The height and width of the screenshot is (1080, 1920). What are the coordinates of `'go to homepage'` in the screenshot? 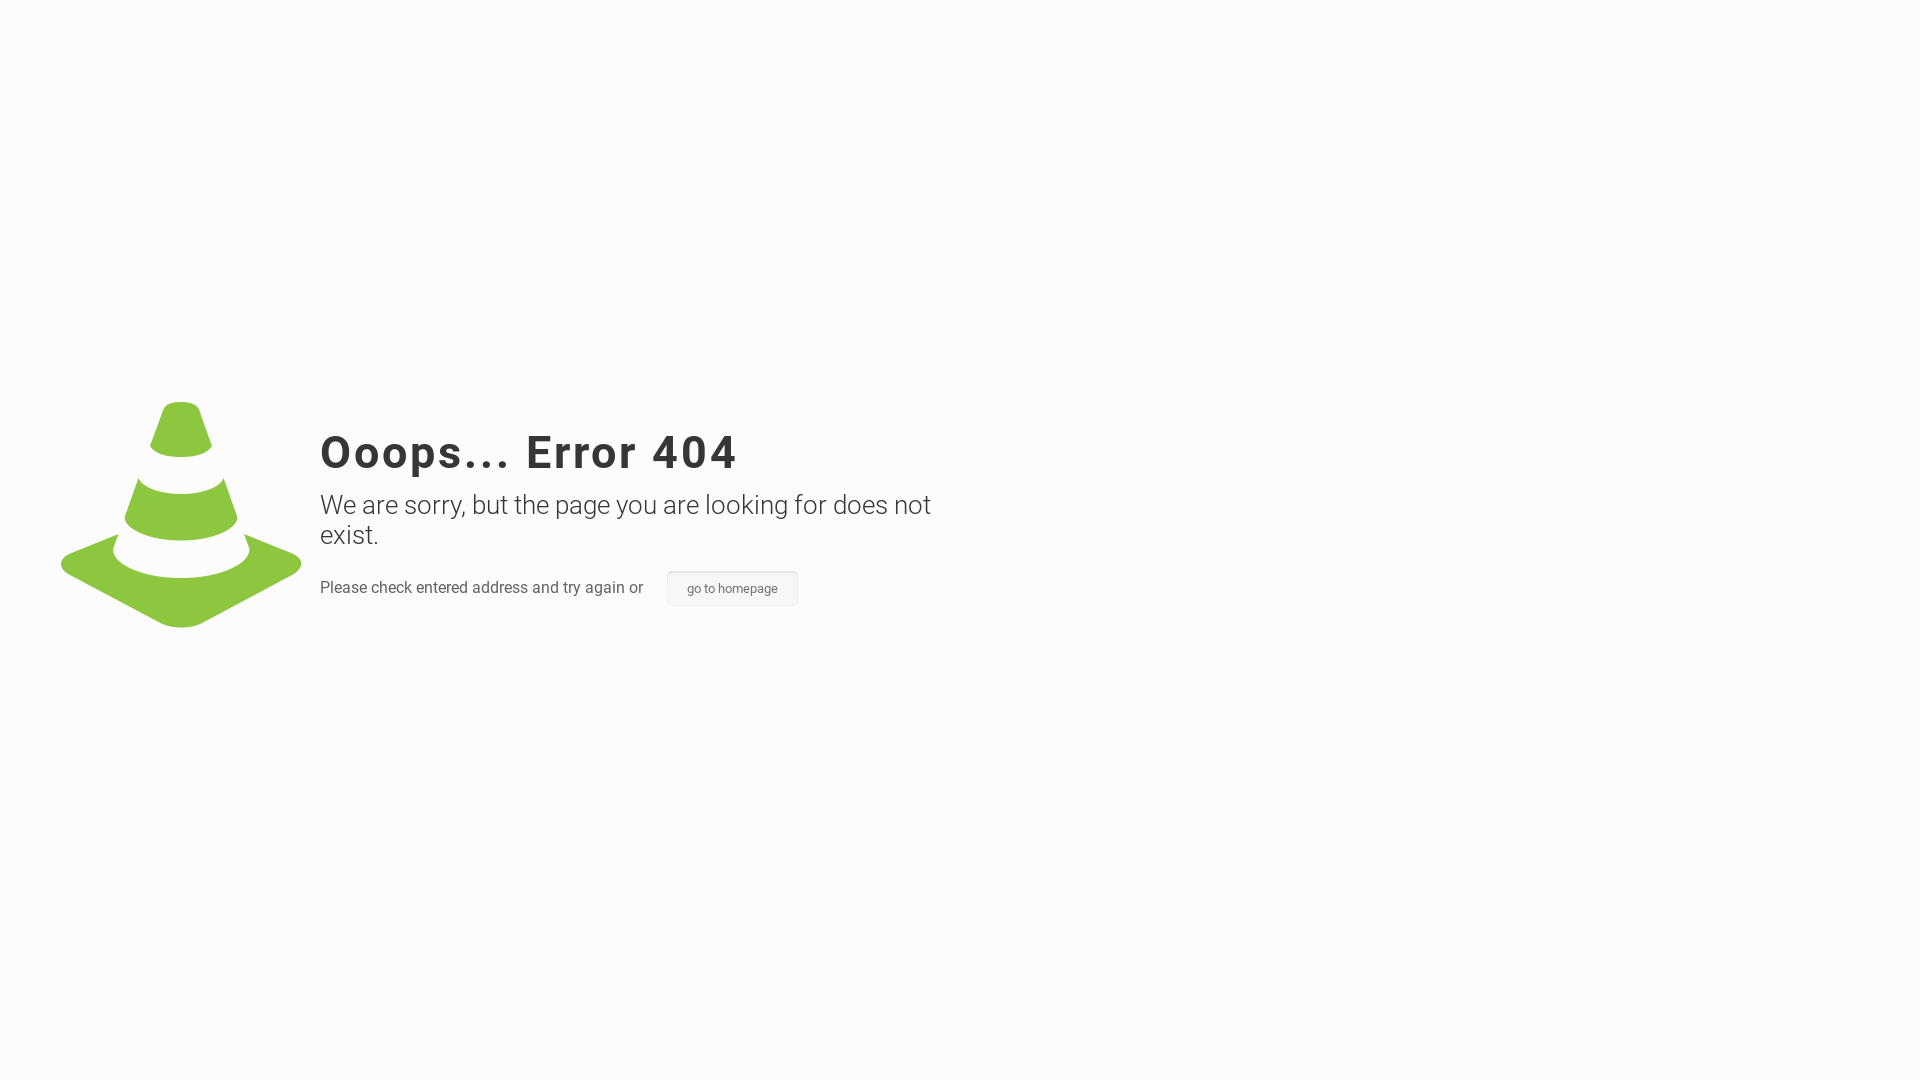 It's located at (731, 587).